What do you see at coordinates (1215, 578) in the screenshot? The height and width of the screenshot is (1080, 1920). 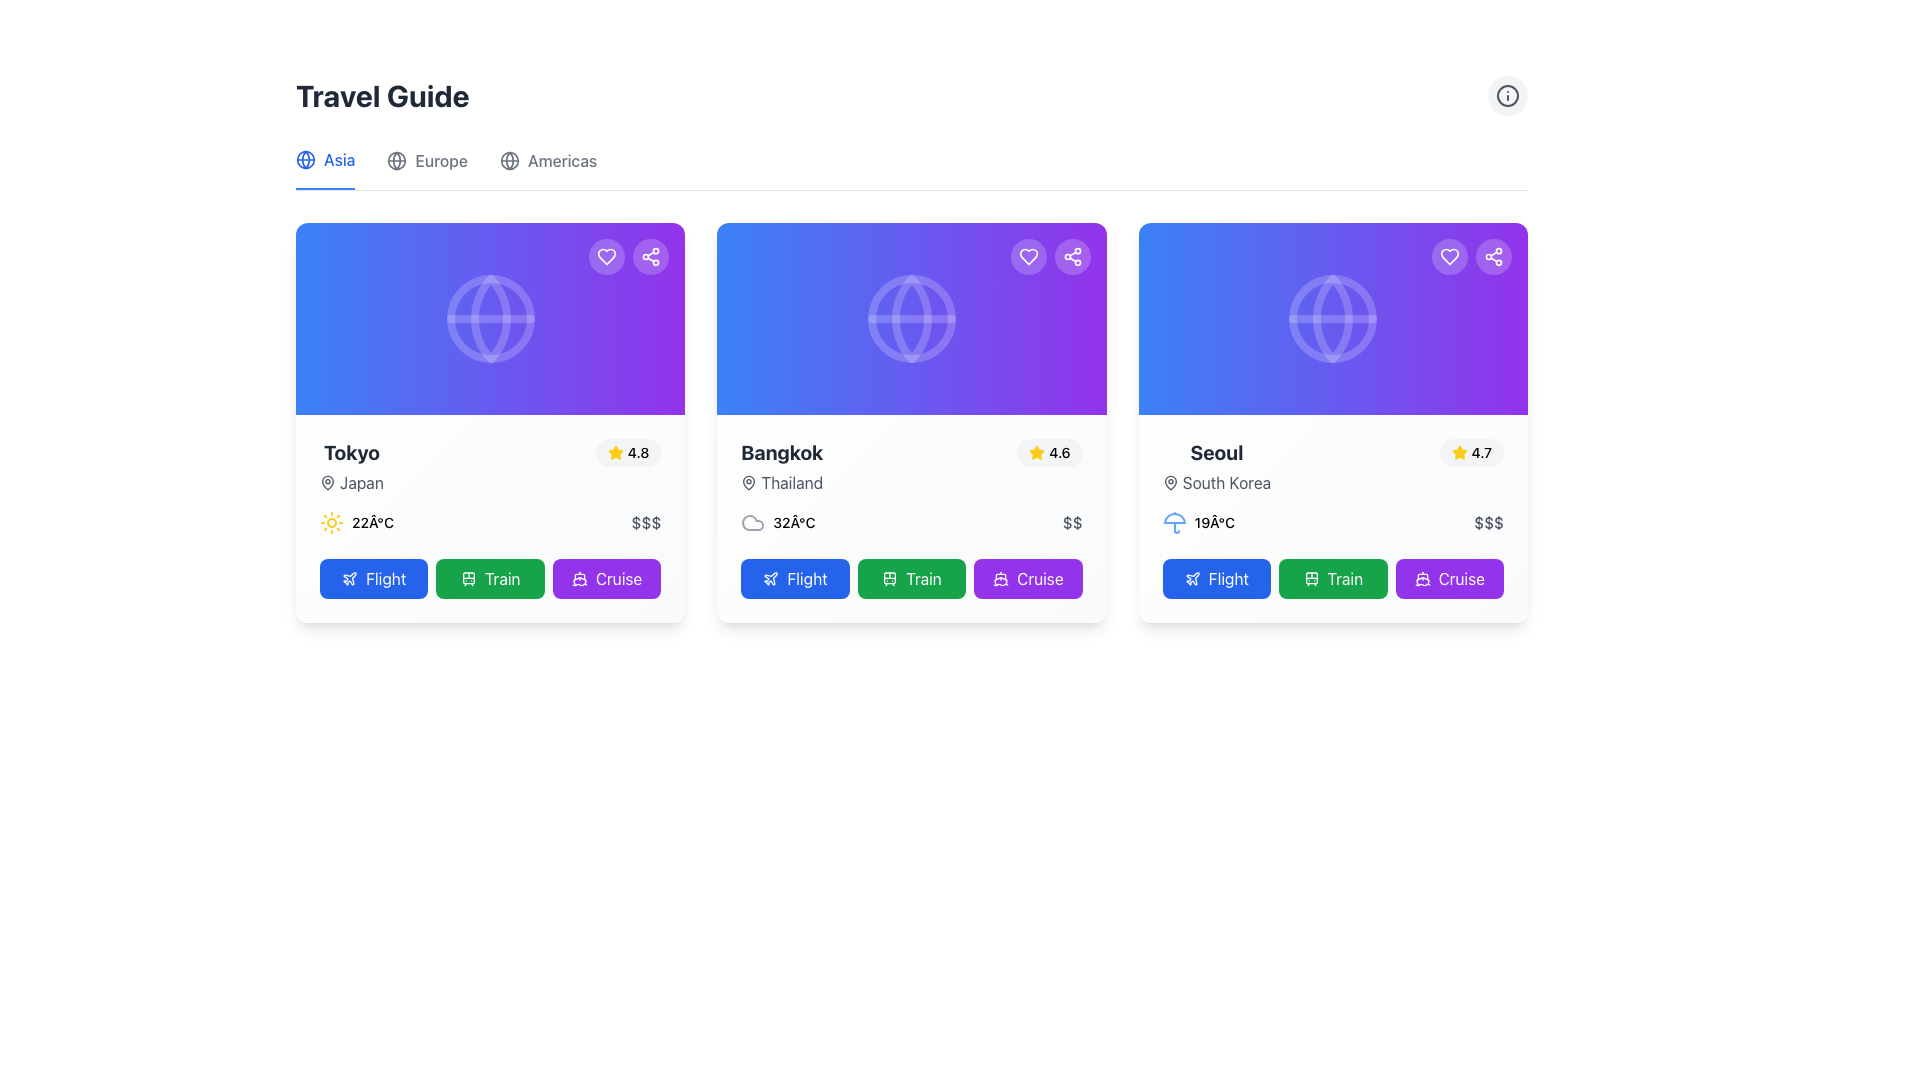 I see `the leftmost button labeled 'Flight' within the 'Seoul' card` at bounding box center [1215, 578].